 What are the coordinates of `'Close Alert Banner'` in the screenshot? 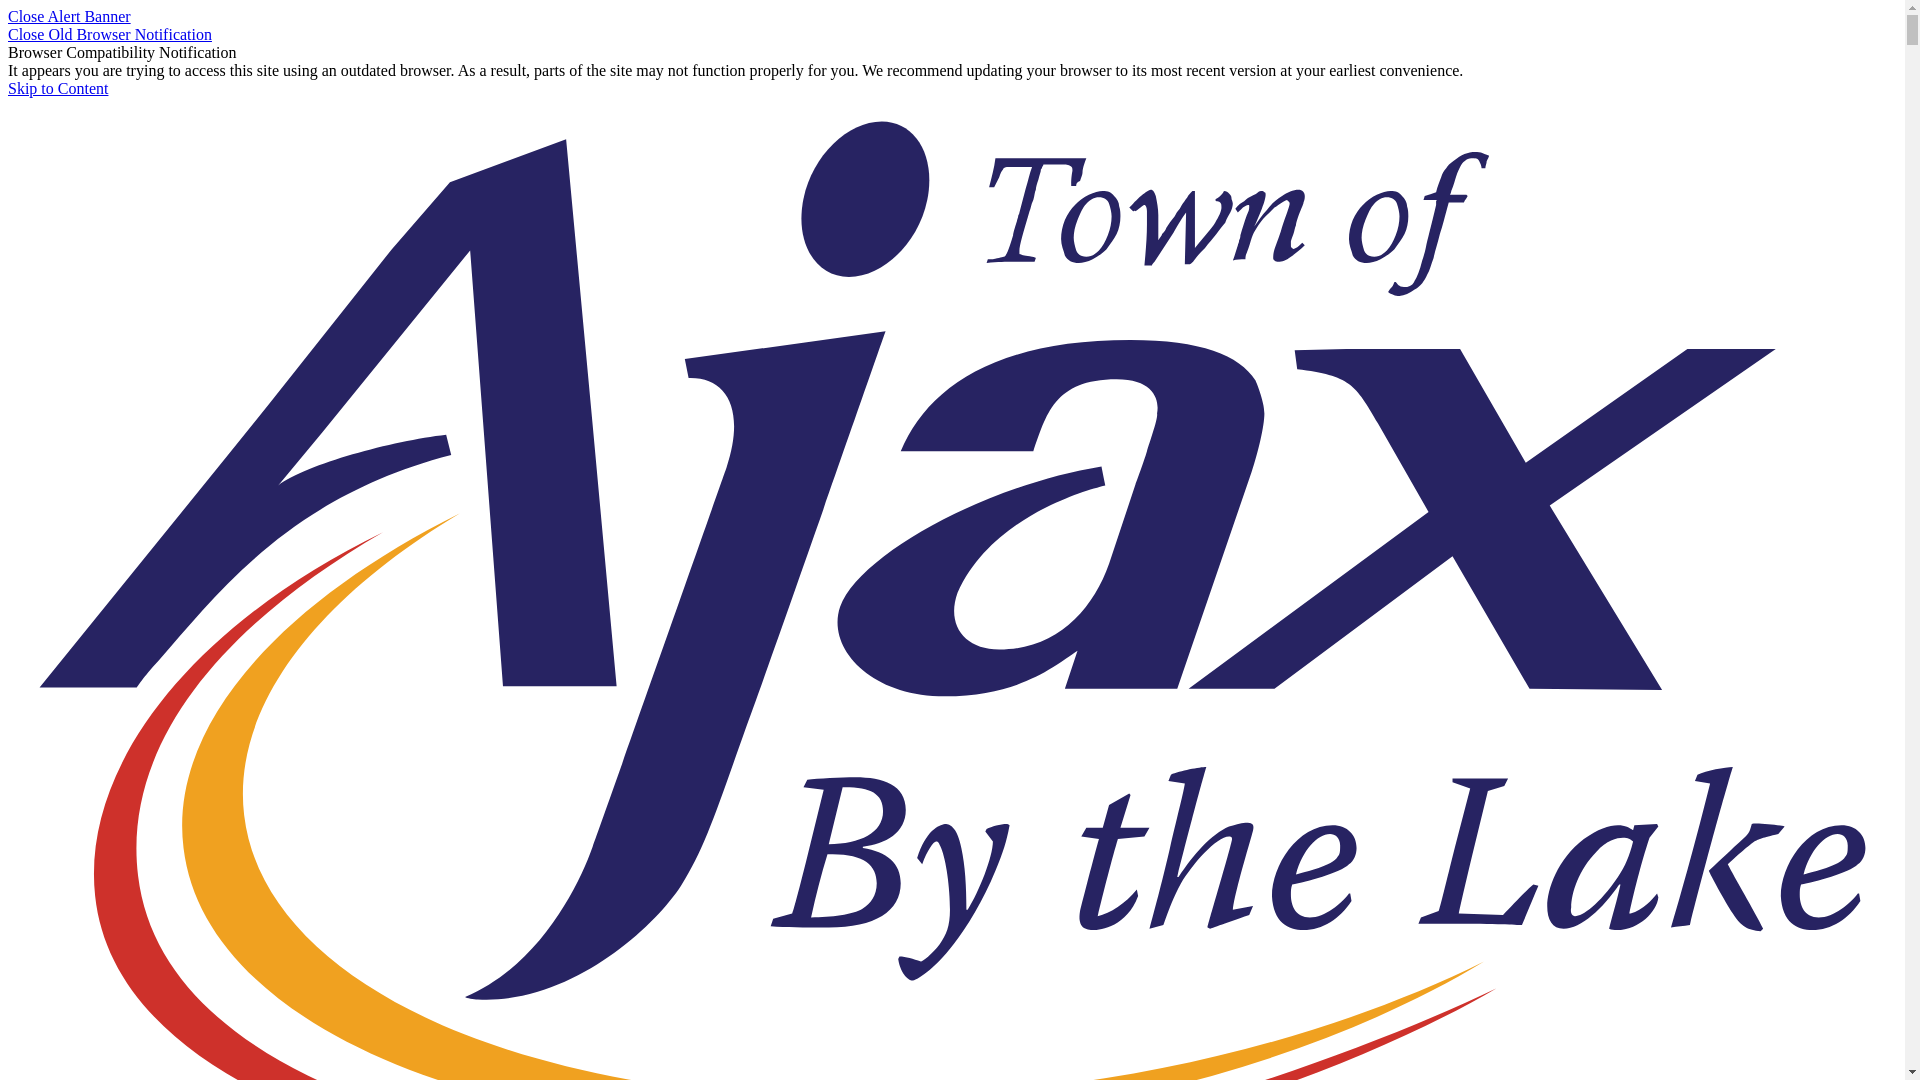 It's located at (69, 16).